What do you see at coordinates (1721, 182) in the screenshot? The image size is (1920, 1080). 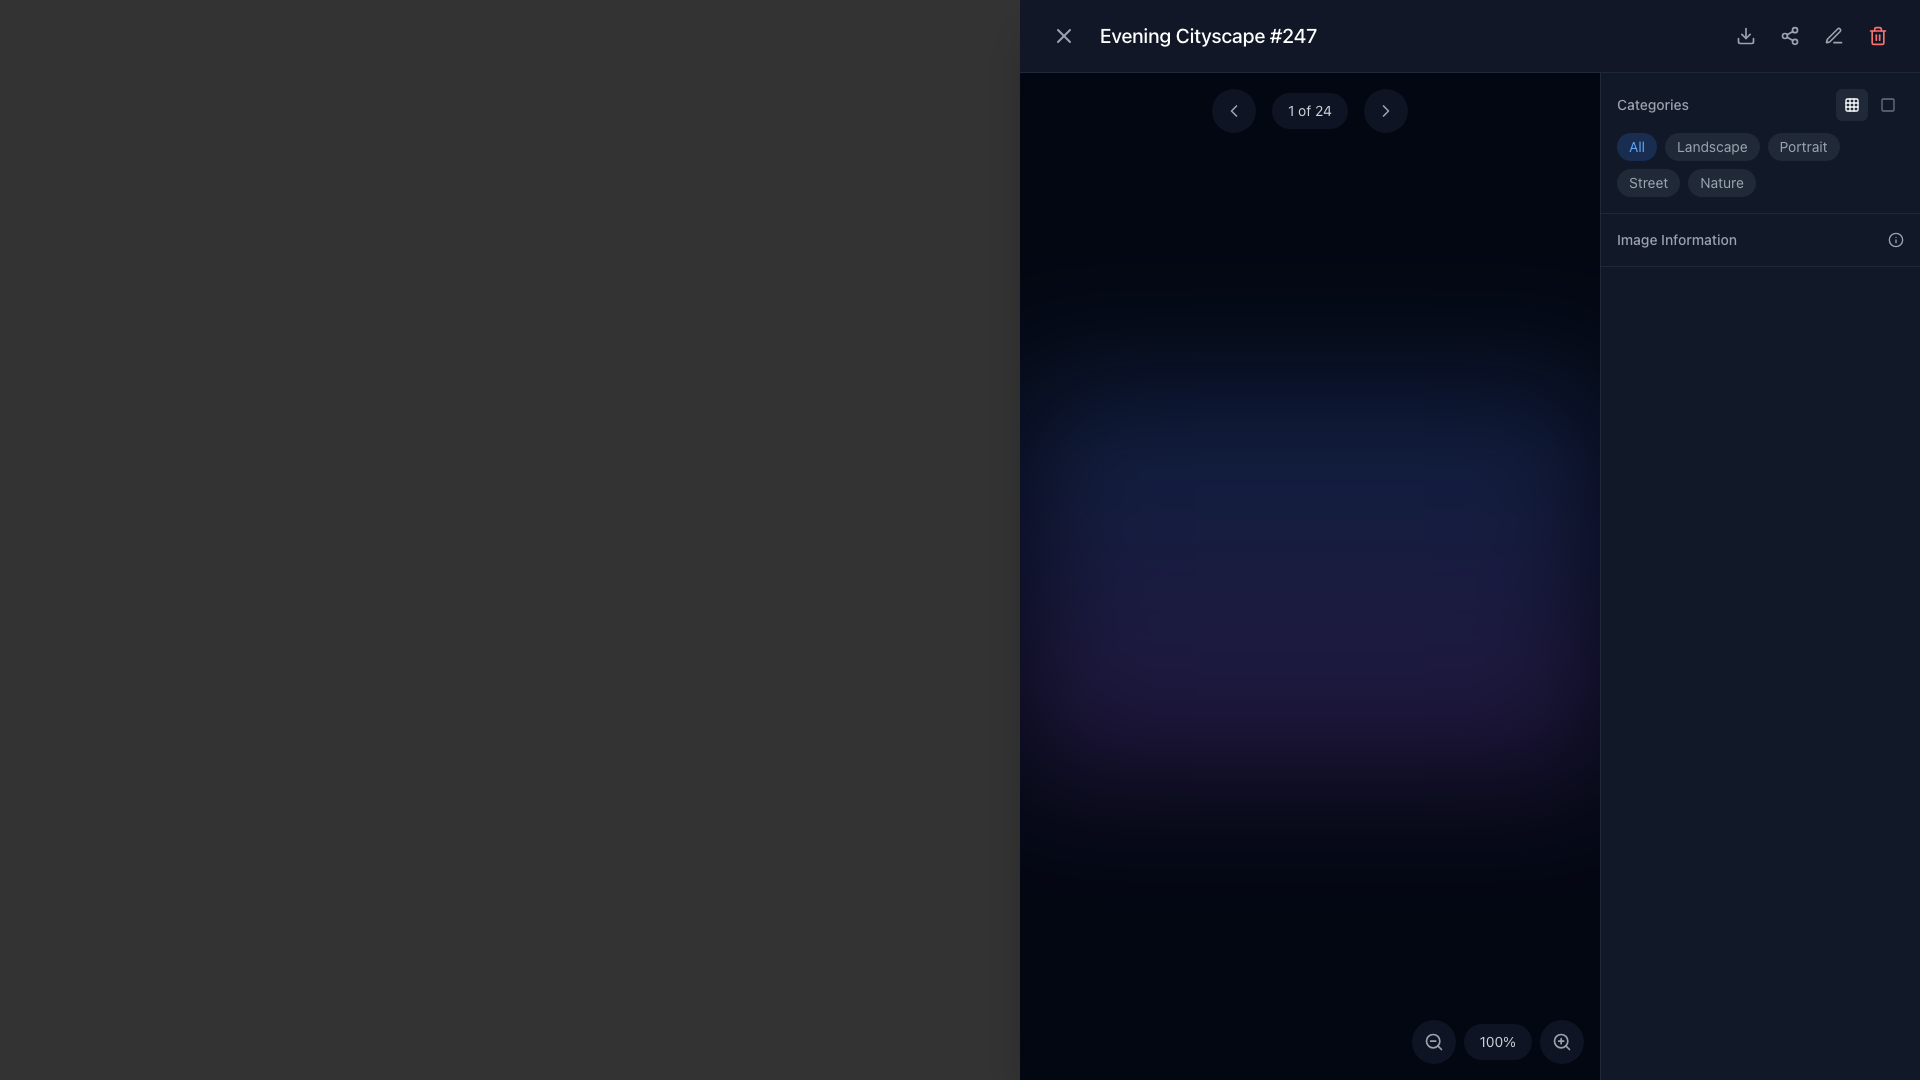 I see `the pill-shaped button labeled 'Nature' with a dark gray background` at bounding box center [1721, 182].